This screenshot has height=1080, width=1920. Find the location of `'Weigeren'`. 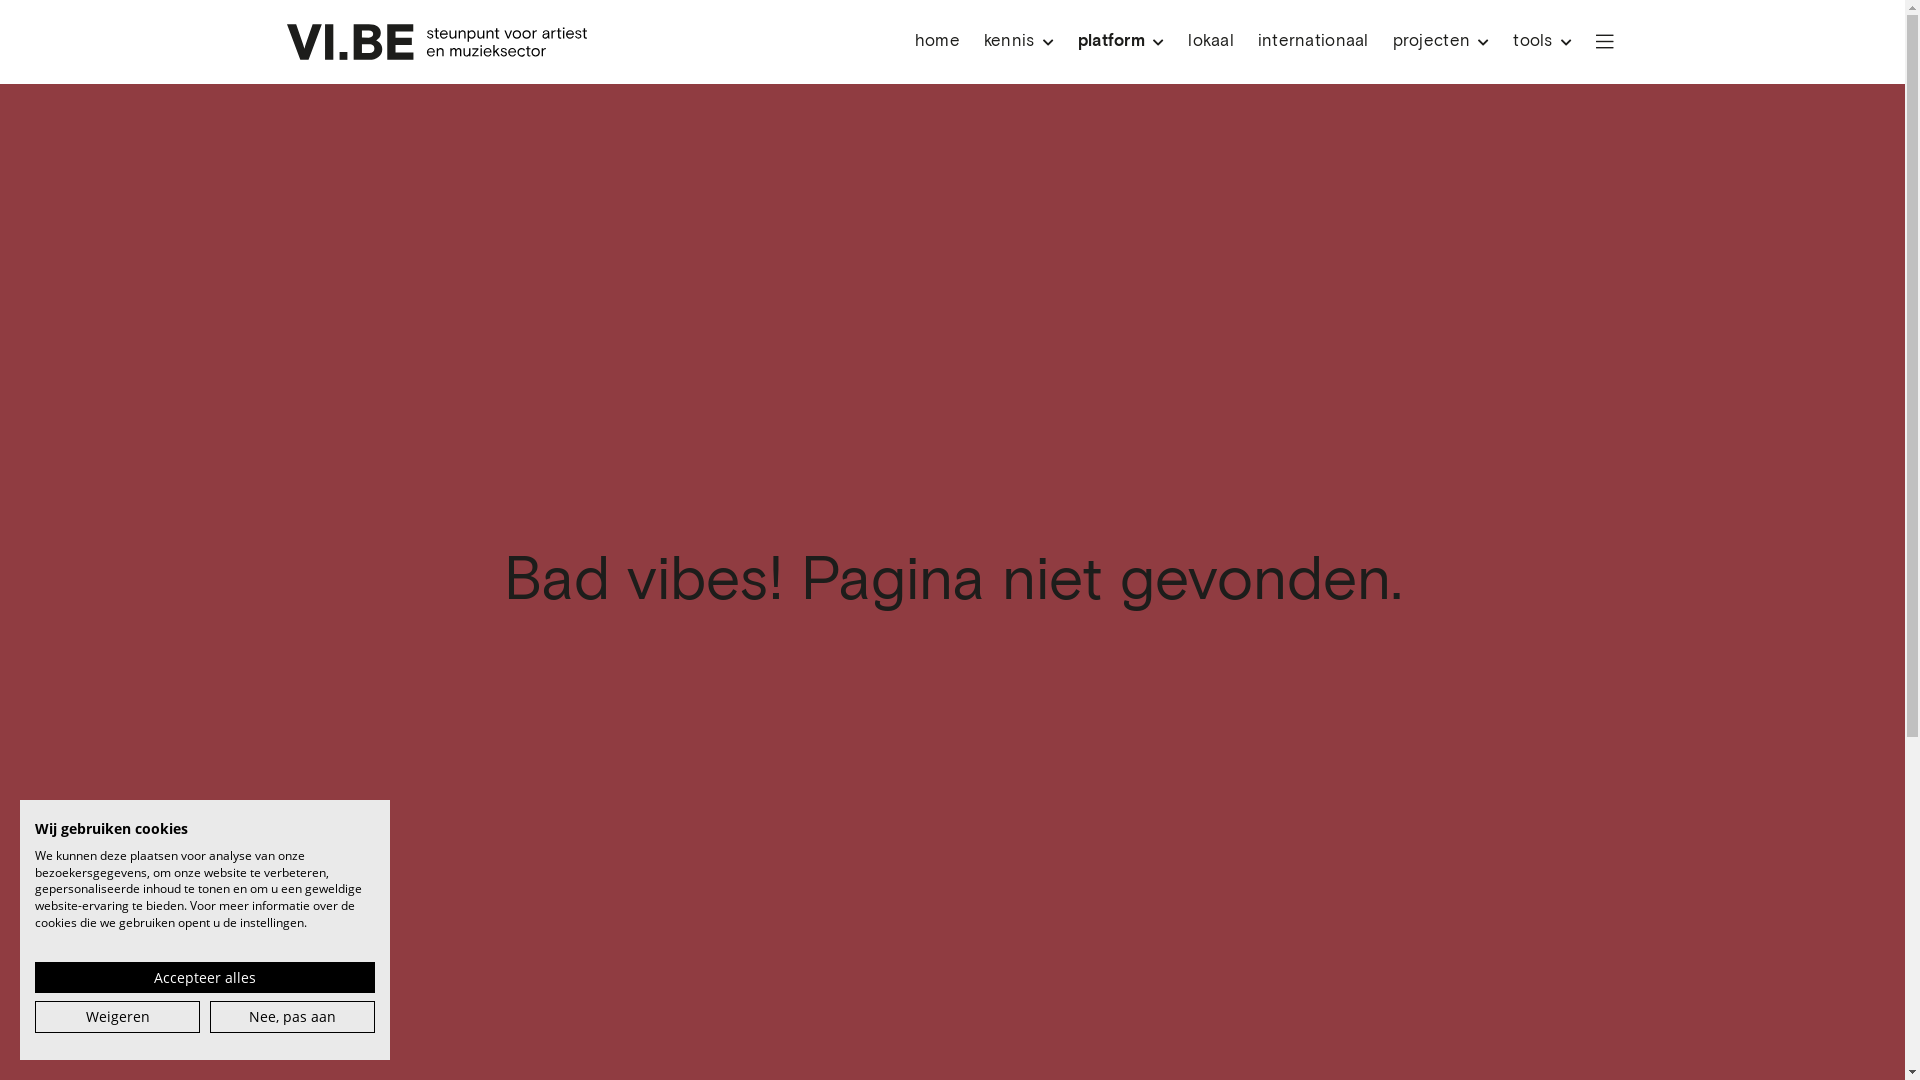

'Weigeren' is located at coordinates (34, 1017).